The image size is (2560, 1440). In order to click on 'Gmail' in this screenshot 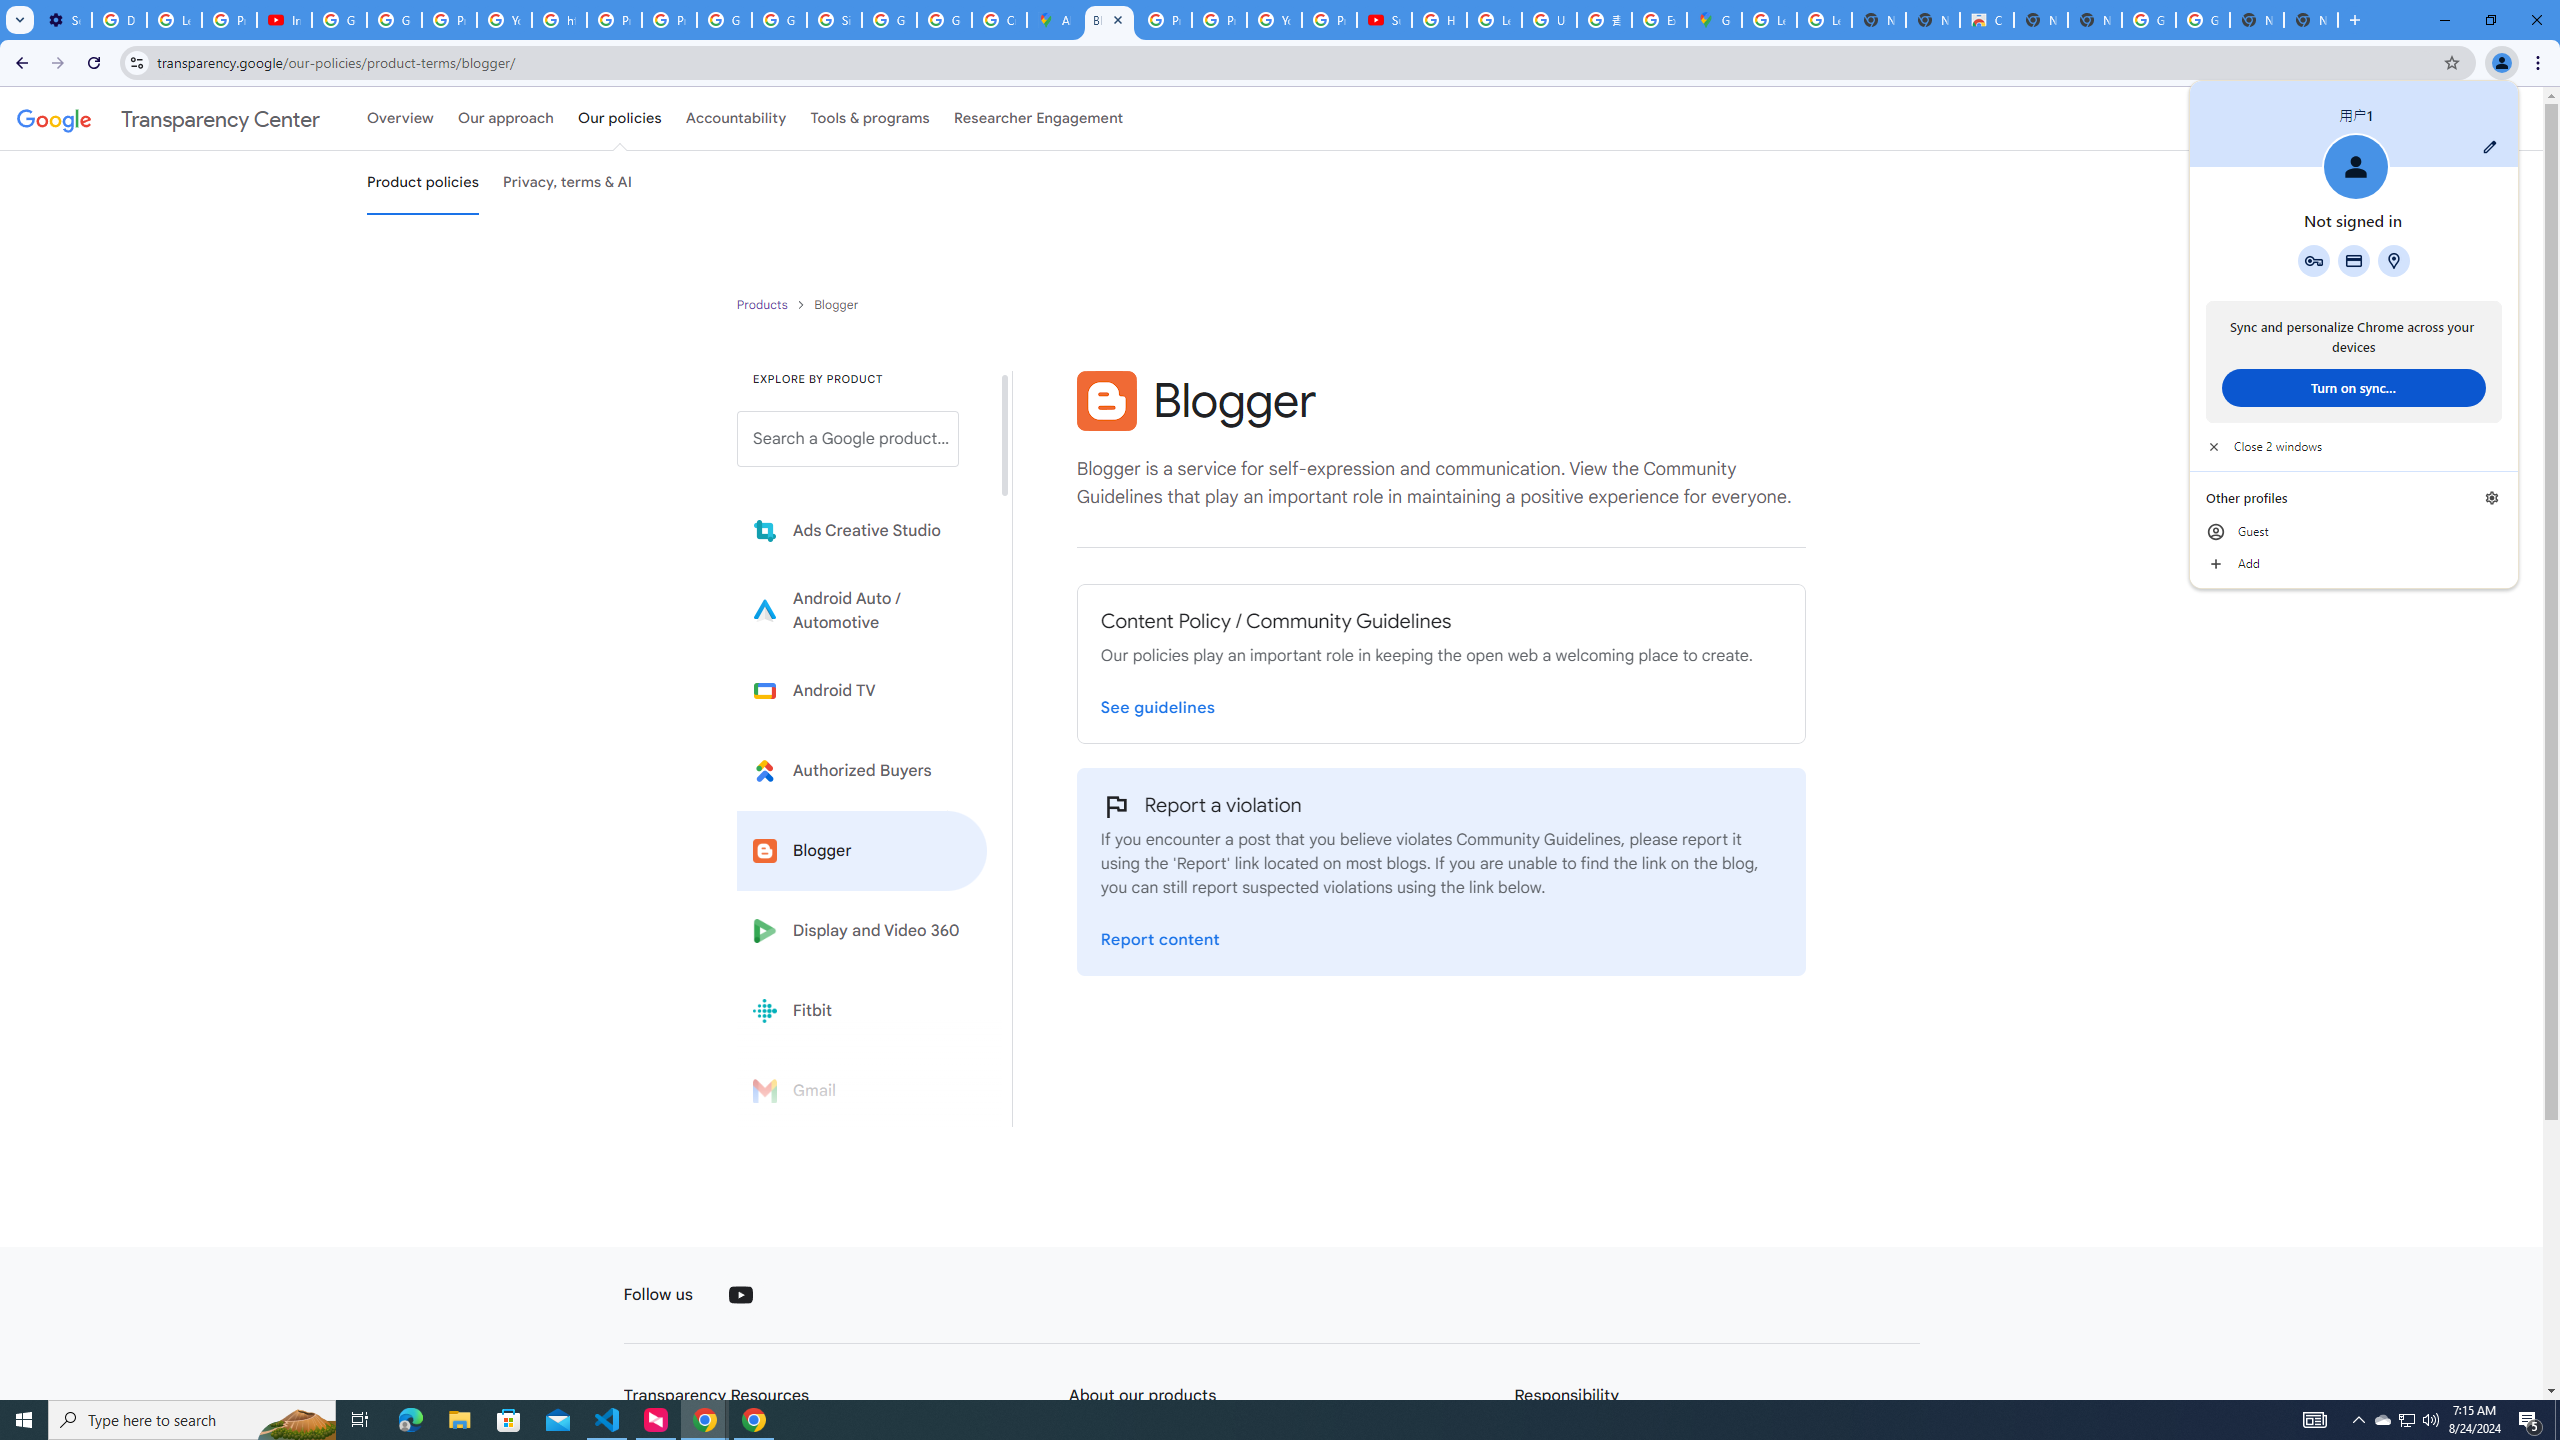, I will do `click(861, 1089)`.